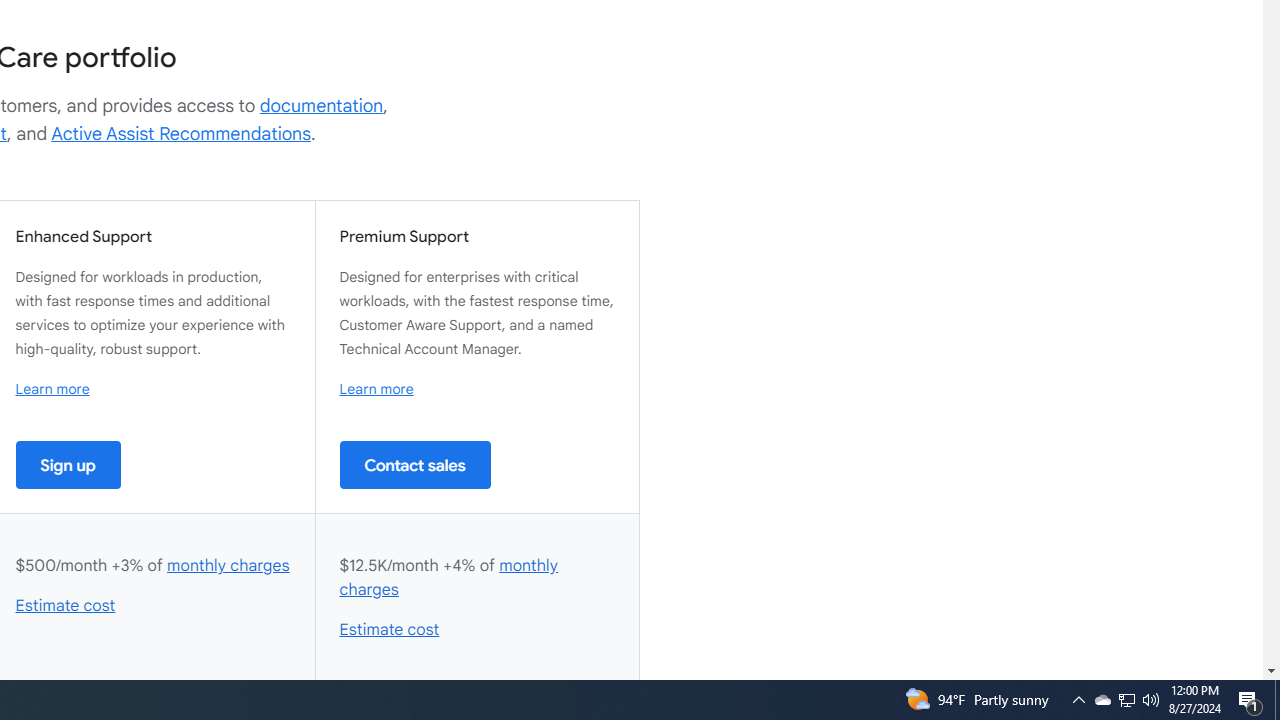 The image size is (1280, 720). I want to click on 'documentation', so click(321, 105).